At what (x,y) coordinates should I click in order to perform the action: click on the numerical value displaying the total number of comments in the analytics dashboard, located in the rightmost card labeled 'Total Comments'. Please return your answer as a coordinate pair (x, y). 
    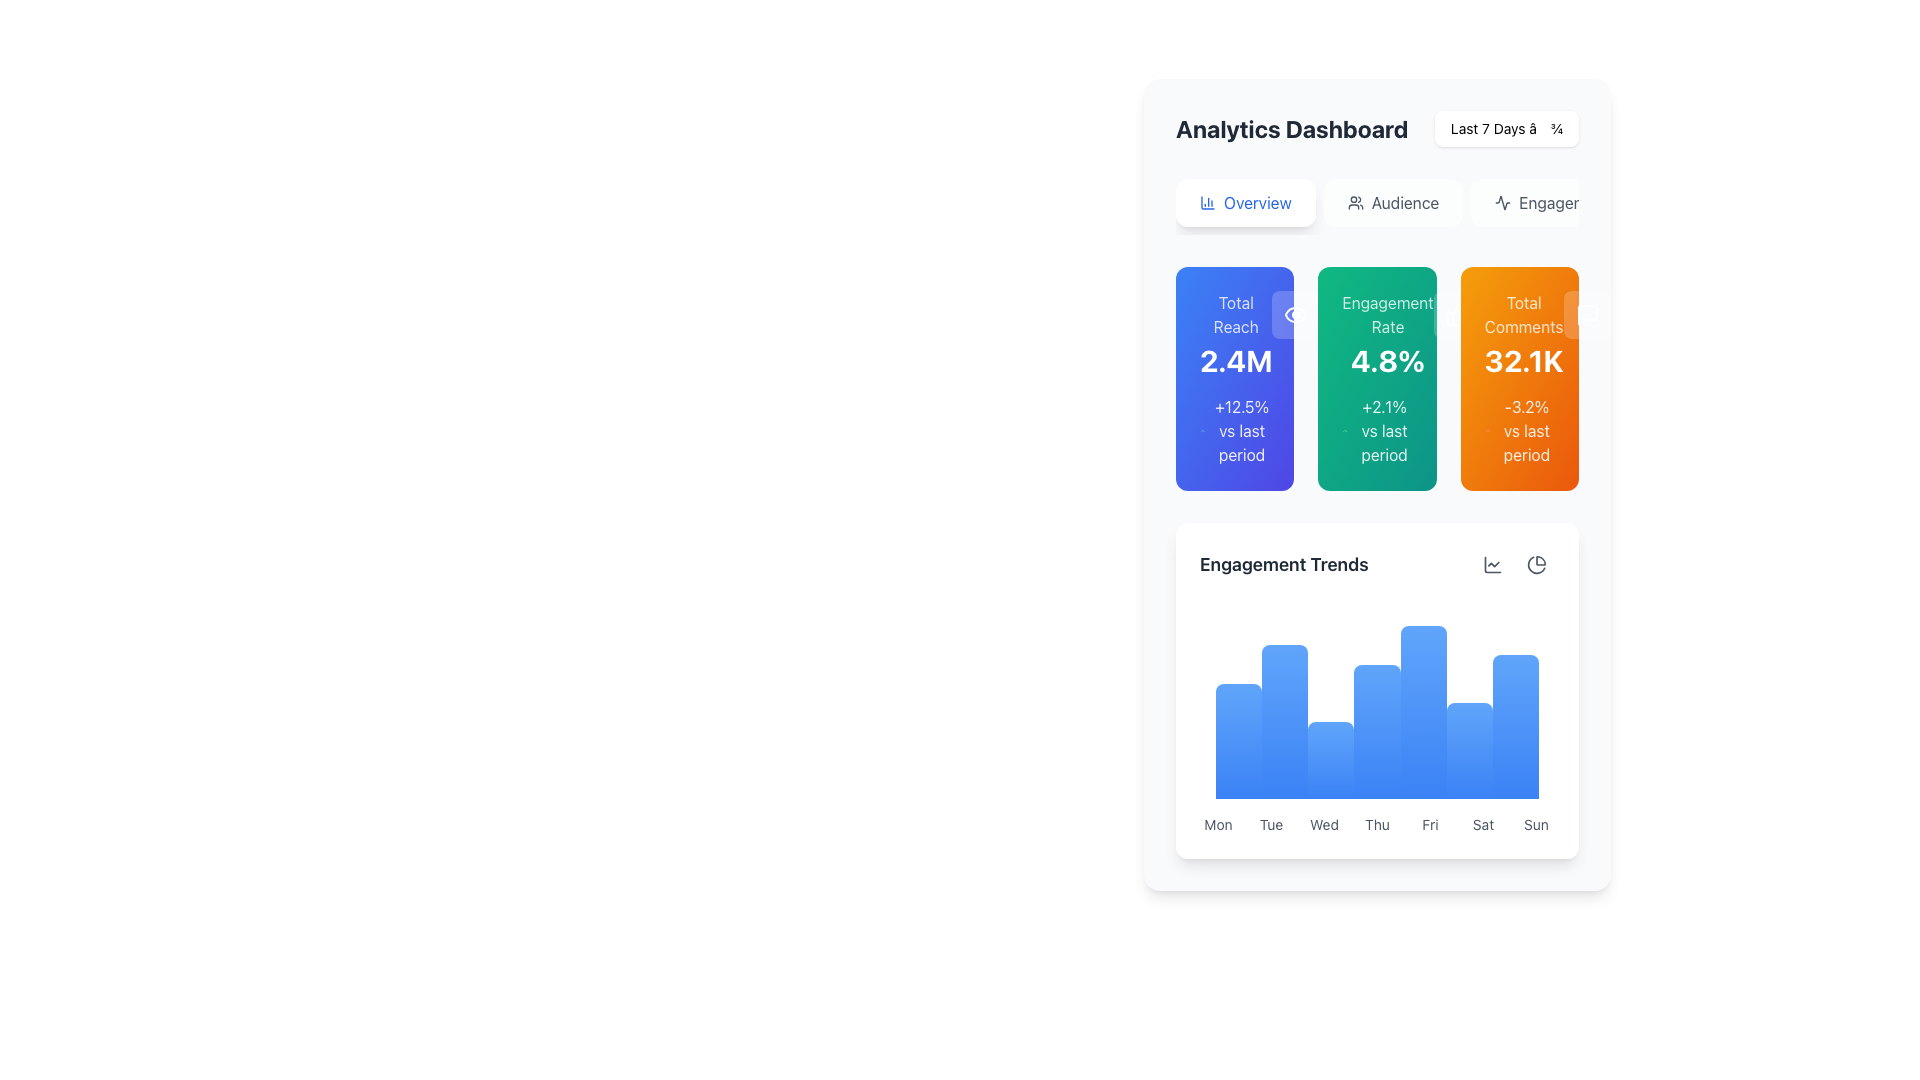
    Looking at the image, I should click on (1523, 361).